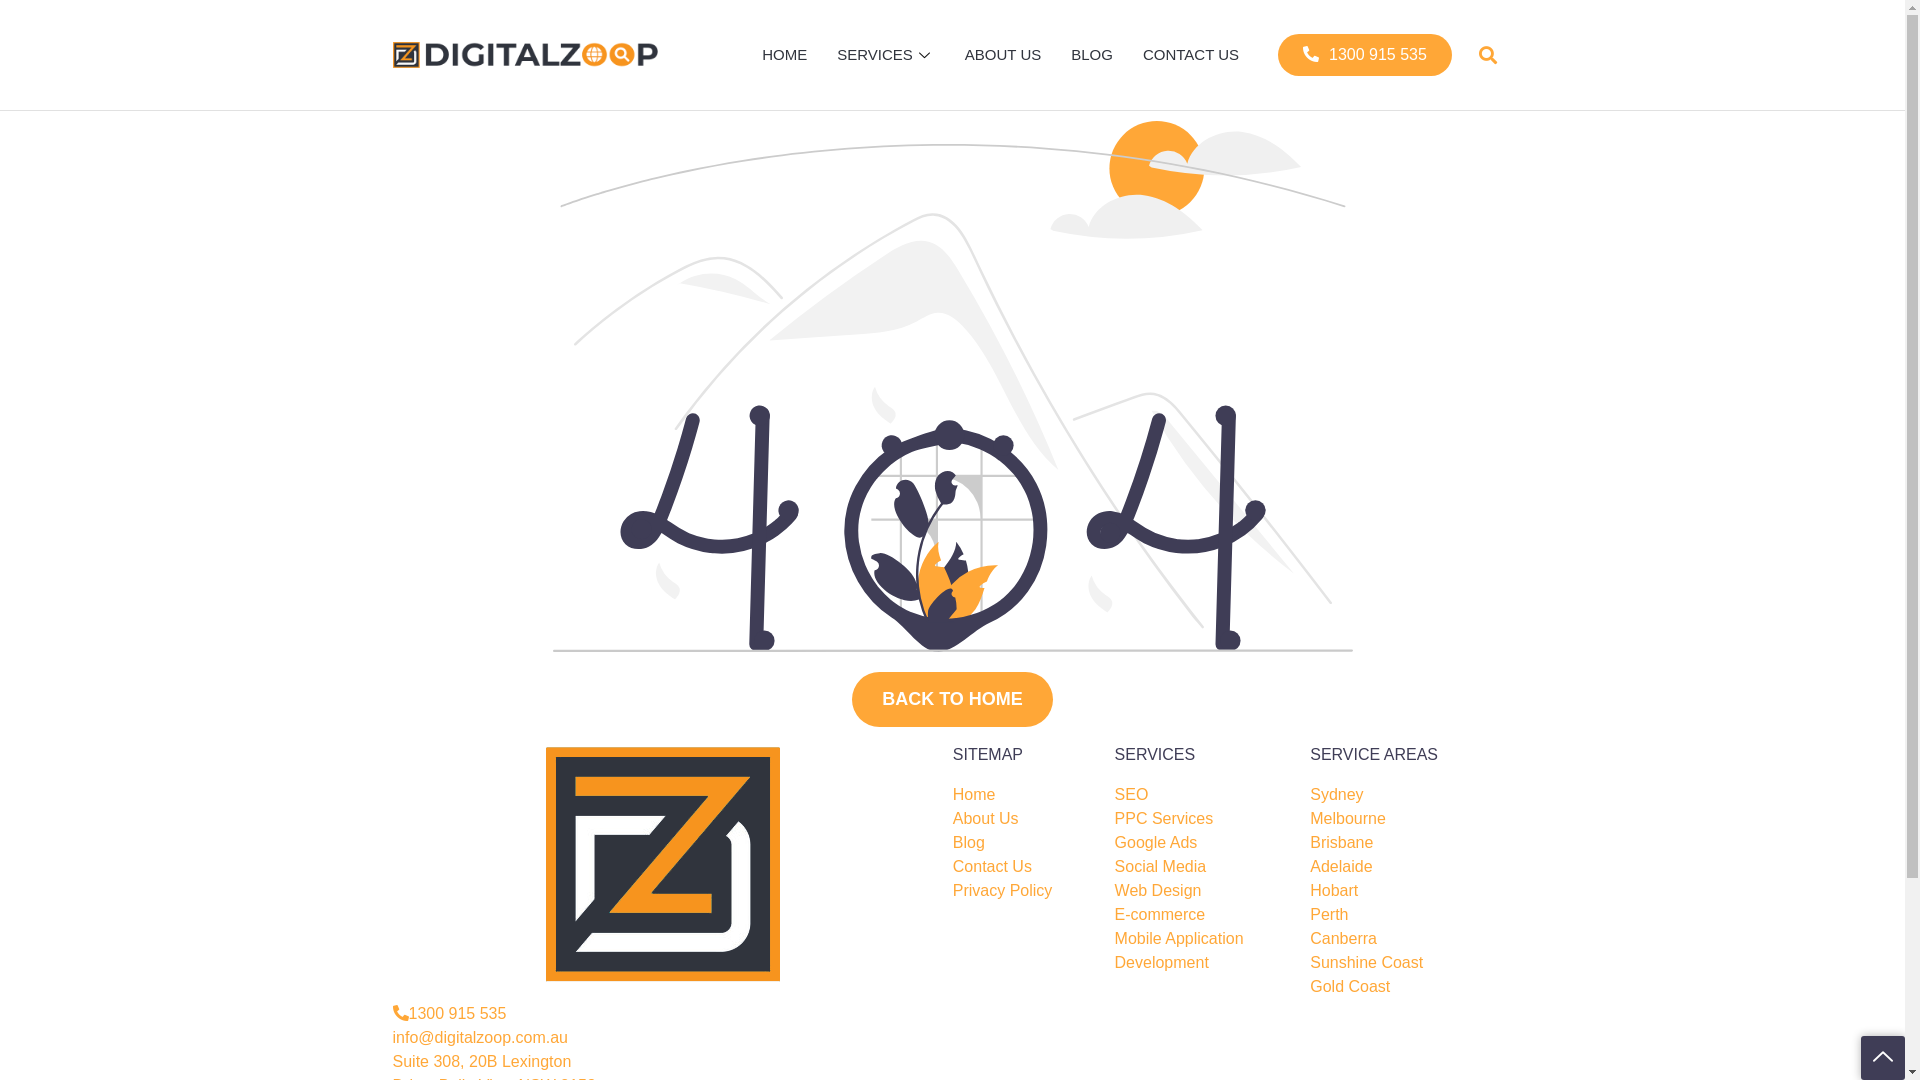  What do you see at coordinates (1310, 866) in the screenshot?
I see `'Adelaide'` at bounding box center [1310, 866].